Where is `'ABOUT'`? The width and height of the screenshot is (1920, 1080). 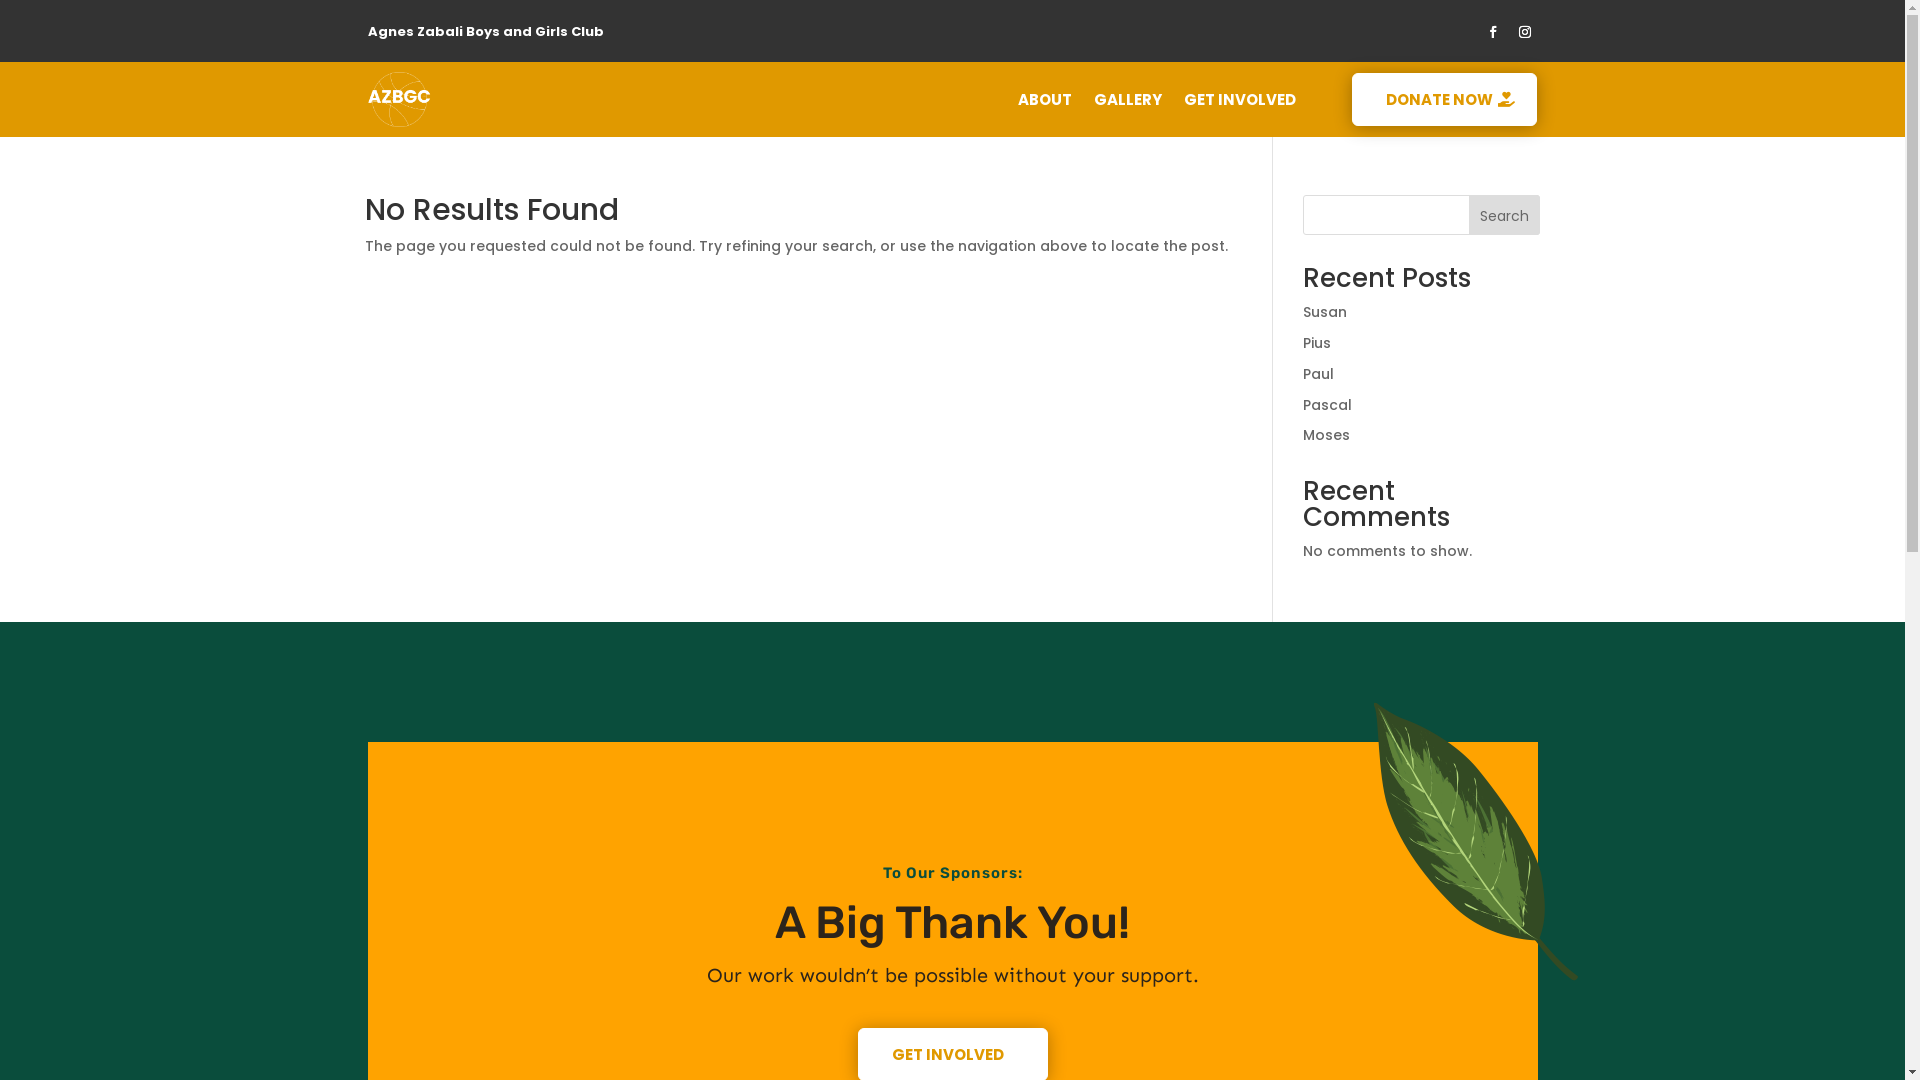
'ABOUT' is located at coordinates (1044, 104).